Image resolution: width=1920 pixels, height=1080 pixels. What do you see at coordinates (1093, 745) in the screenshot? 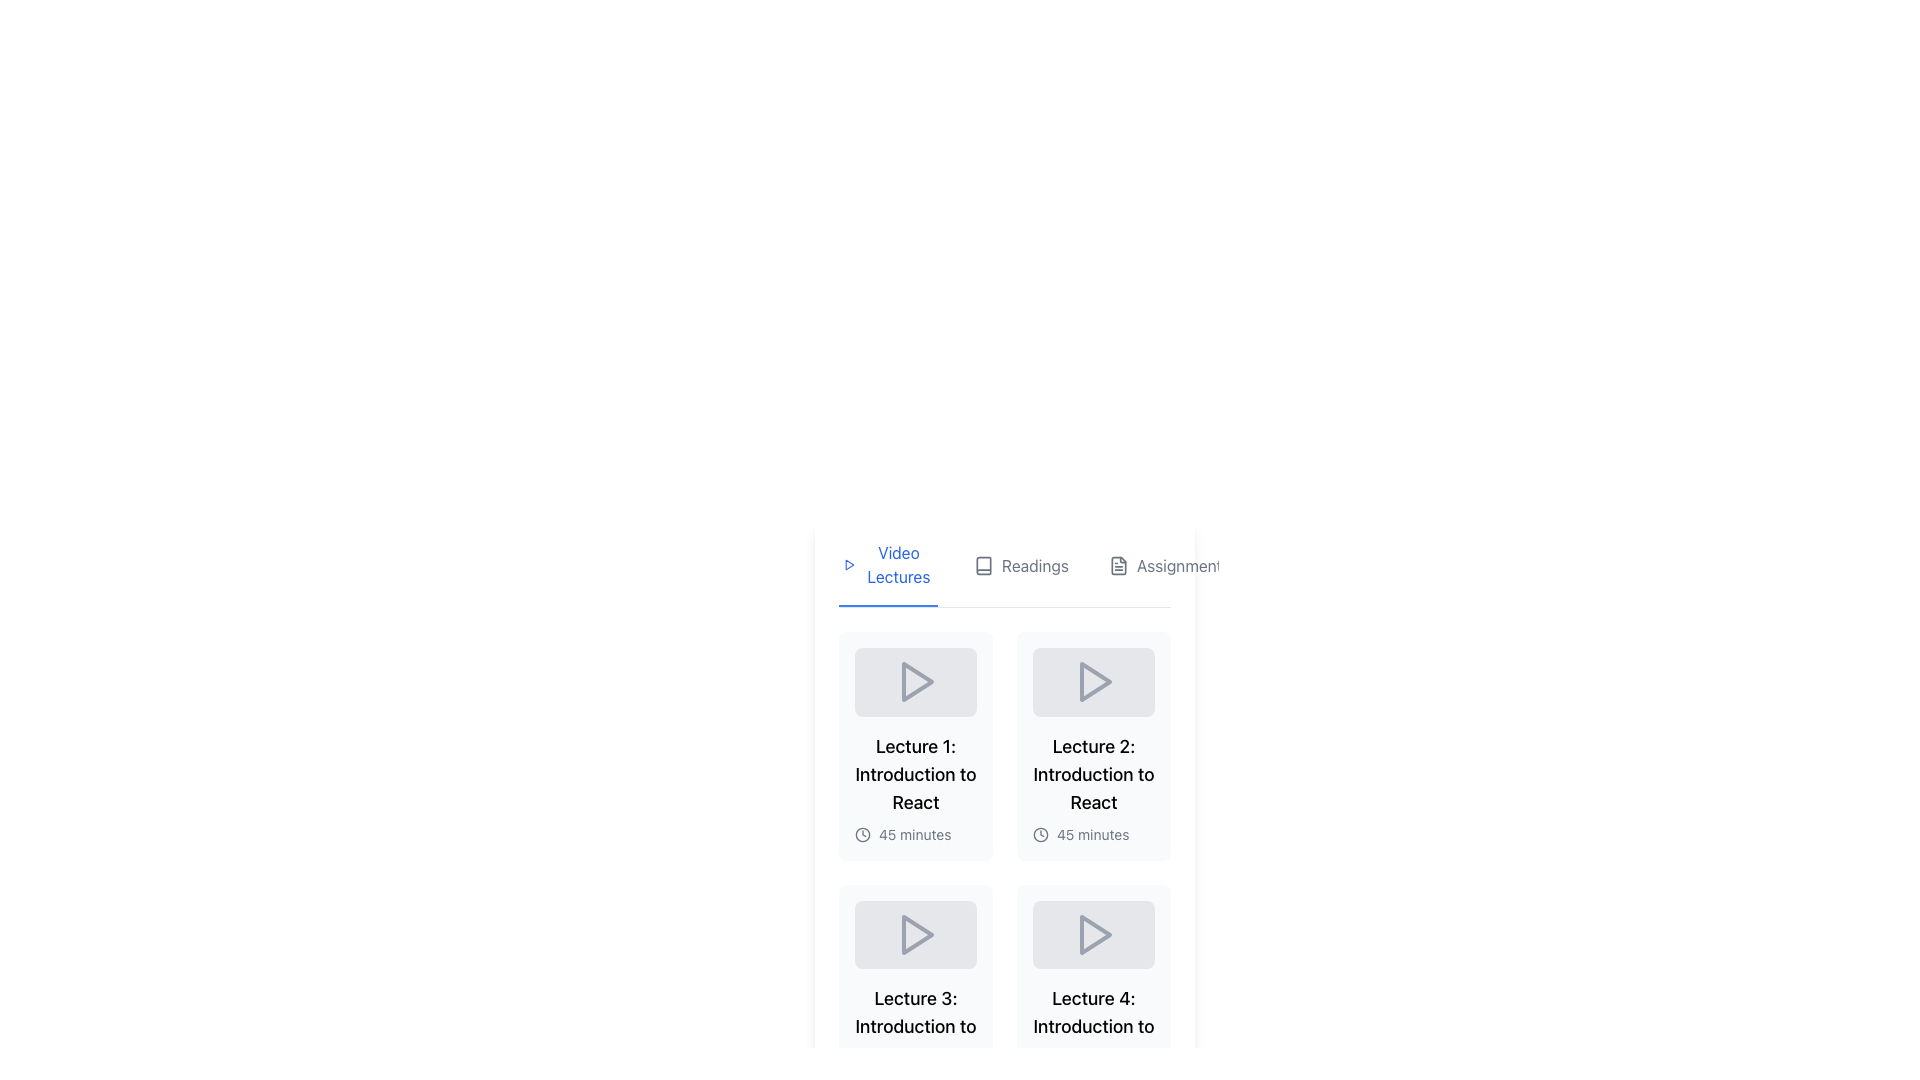
I see `the second card in the upper row of the grid layout` at bounding box center [1093, 745].